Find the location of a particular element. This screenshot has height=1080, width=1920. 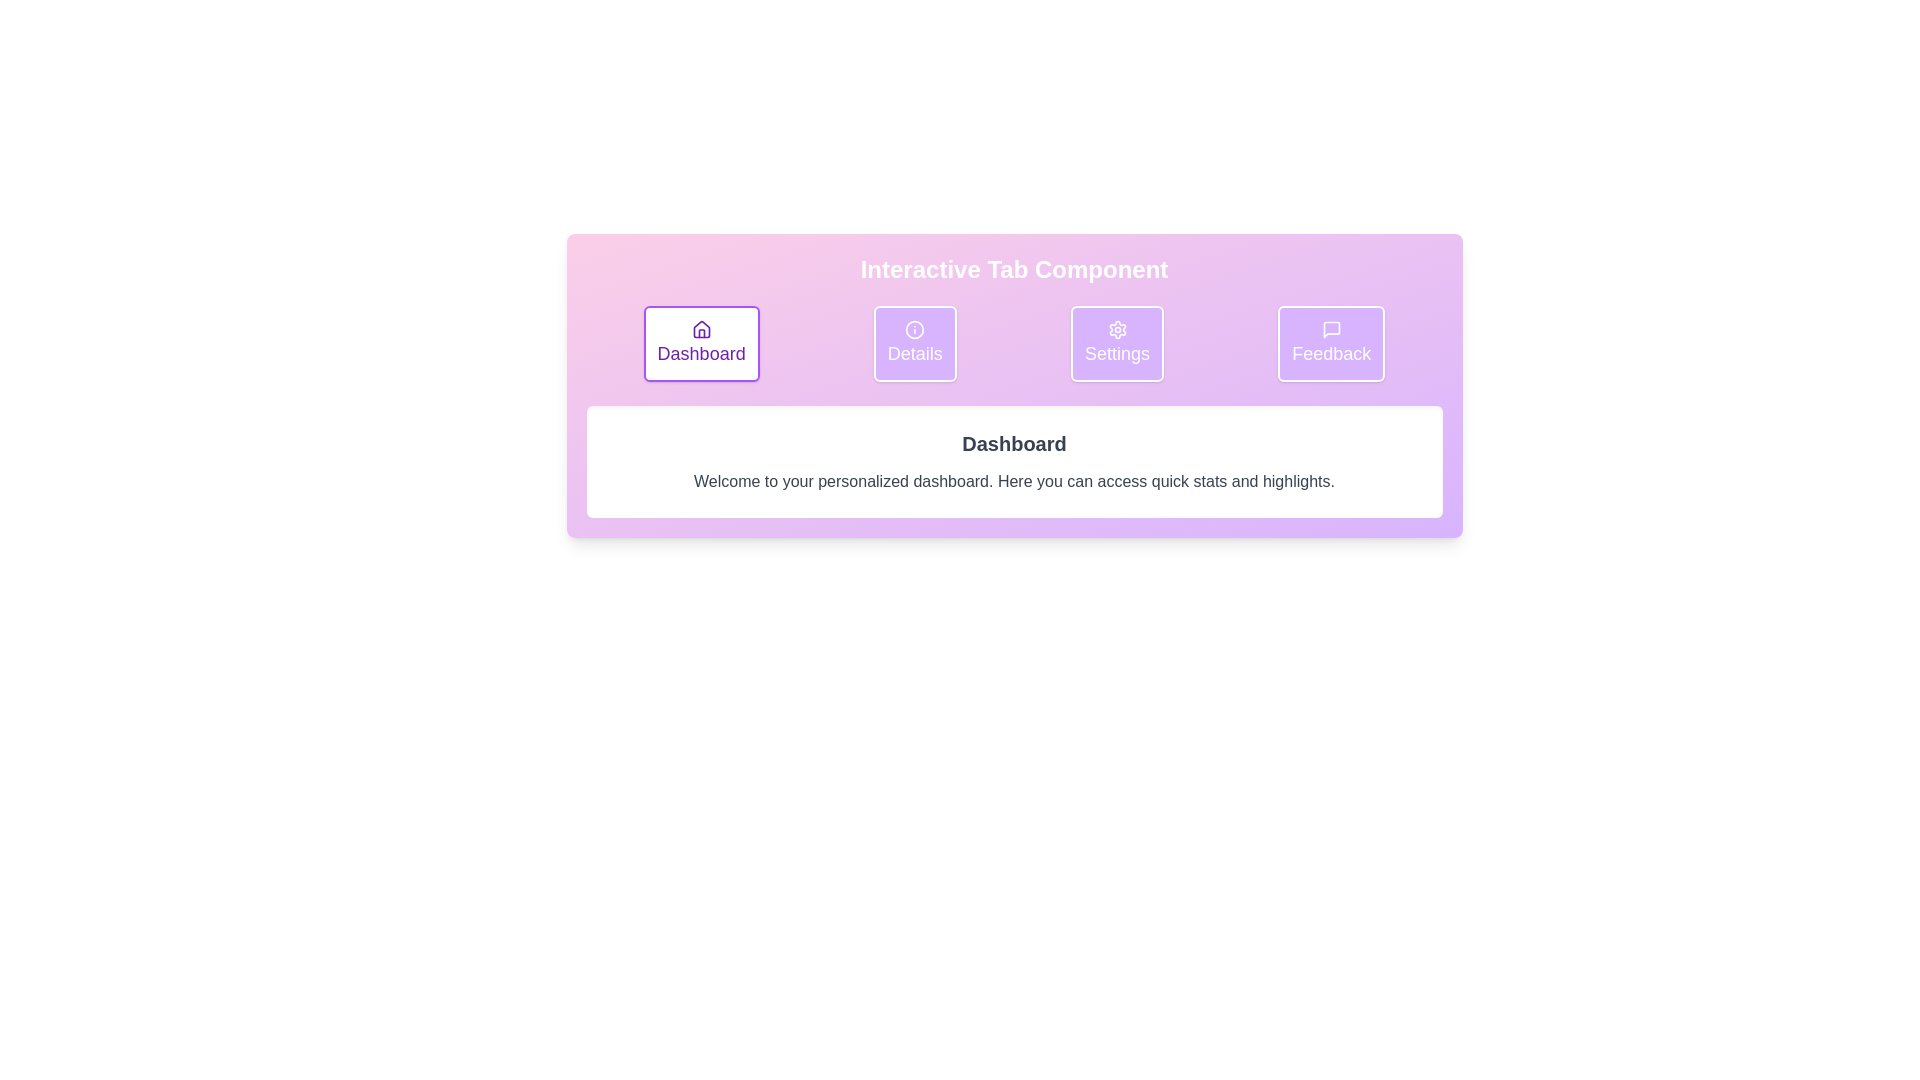

the tab labeled Dashboard to switch to it is located at coordinates (701, 342).